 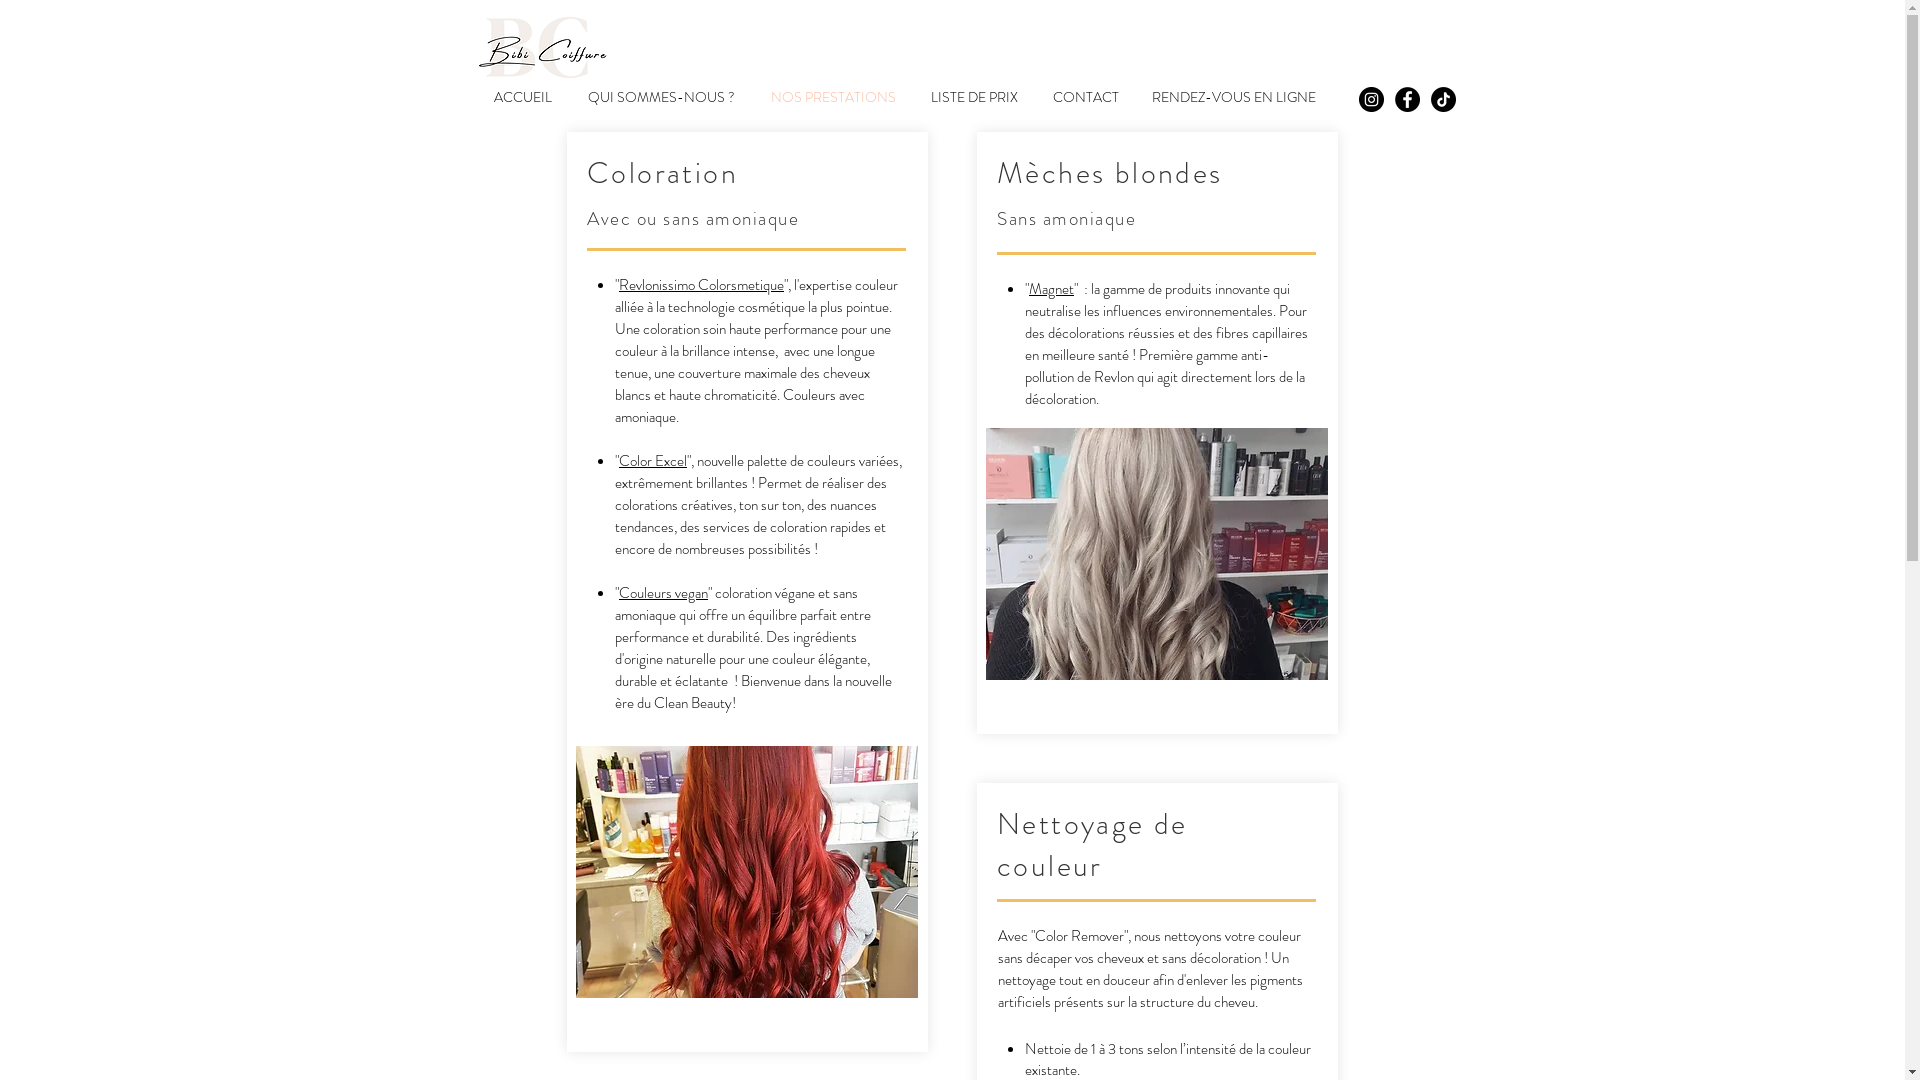 I want to click on 'ACCUEIL', so click(x=524, y=97).